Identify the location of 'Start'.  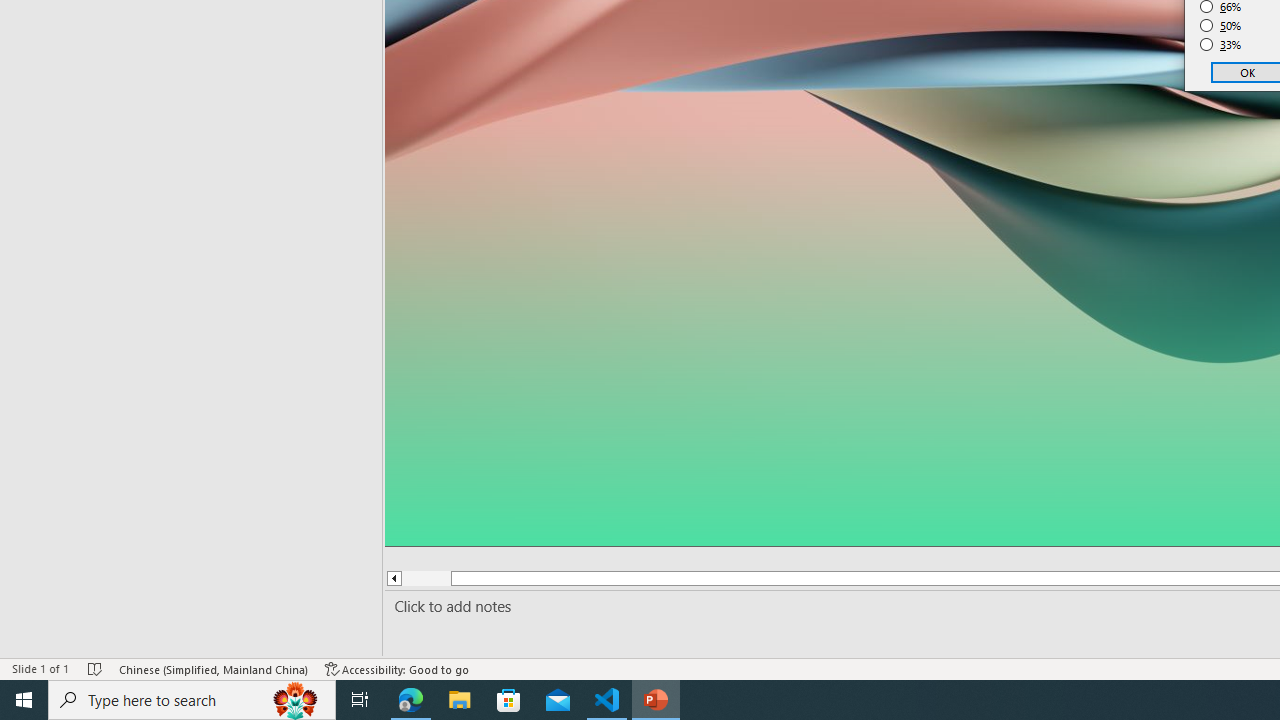
(24, 698).